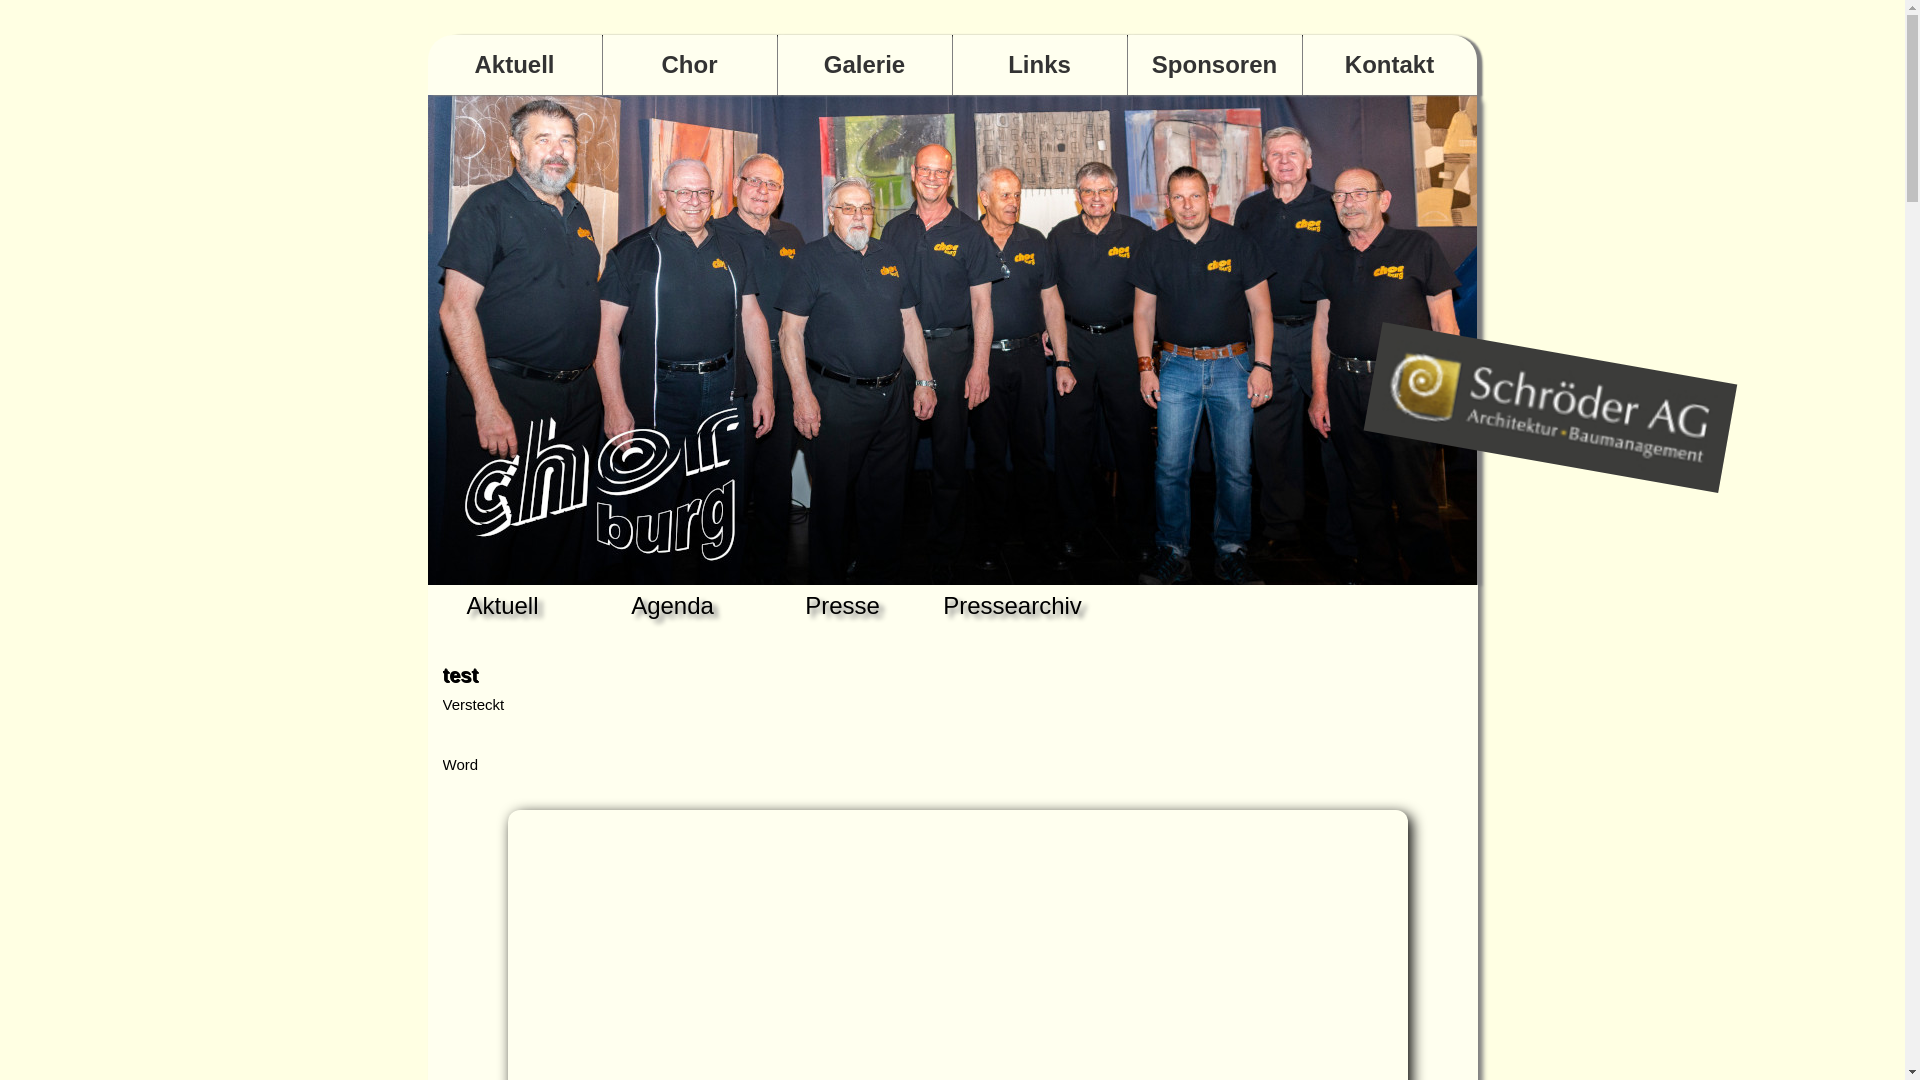  What do you see at coordinates (864, 64) in the screenshot?
I see `'Galerie'` at bounding box center [864, 64].